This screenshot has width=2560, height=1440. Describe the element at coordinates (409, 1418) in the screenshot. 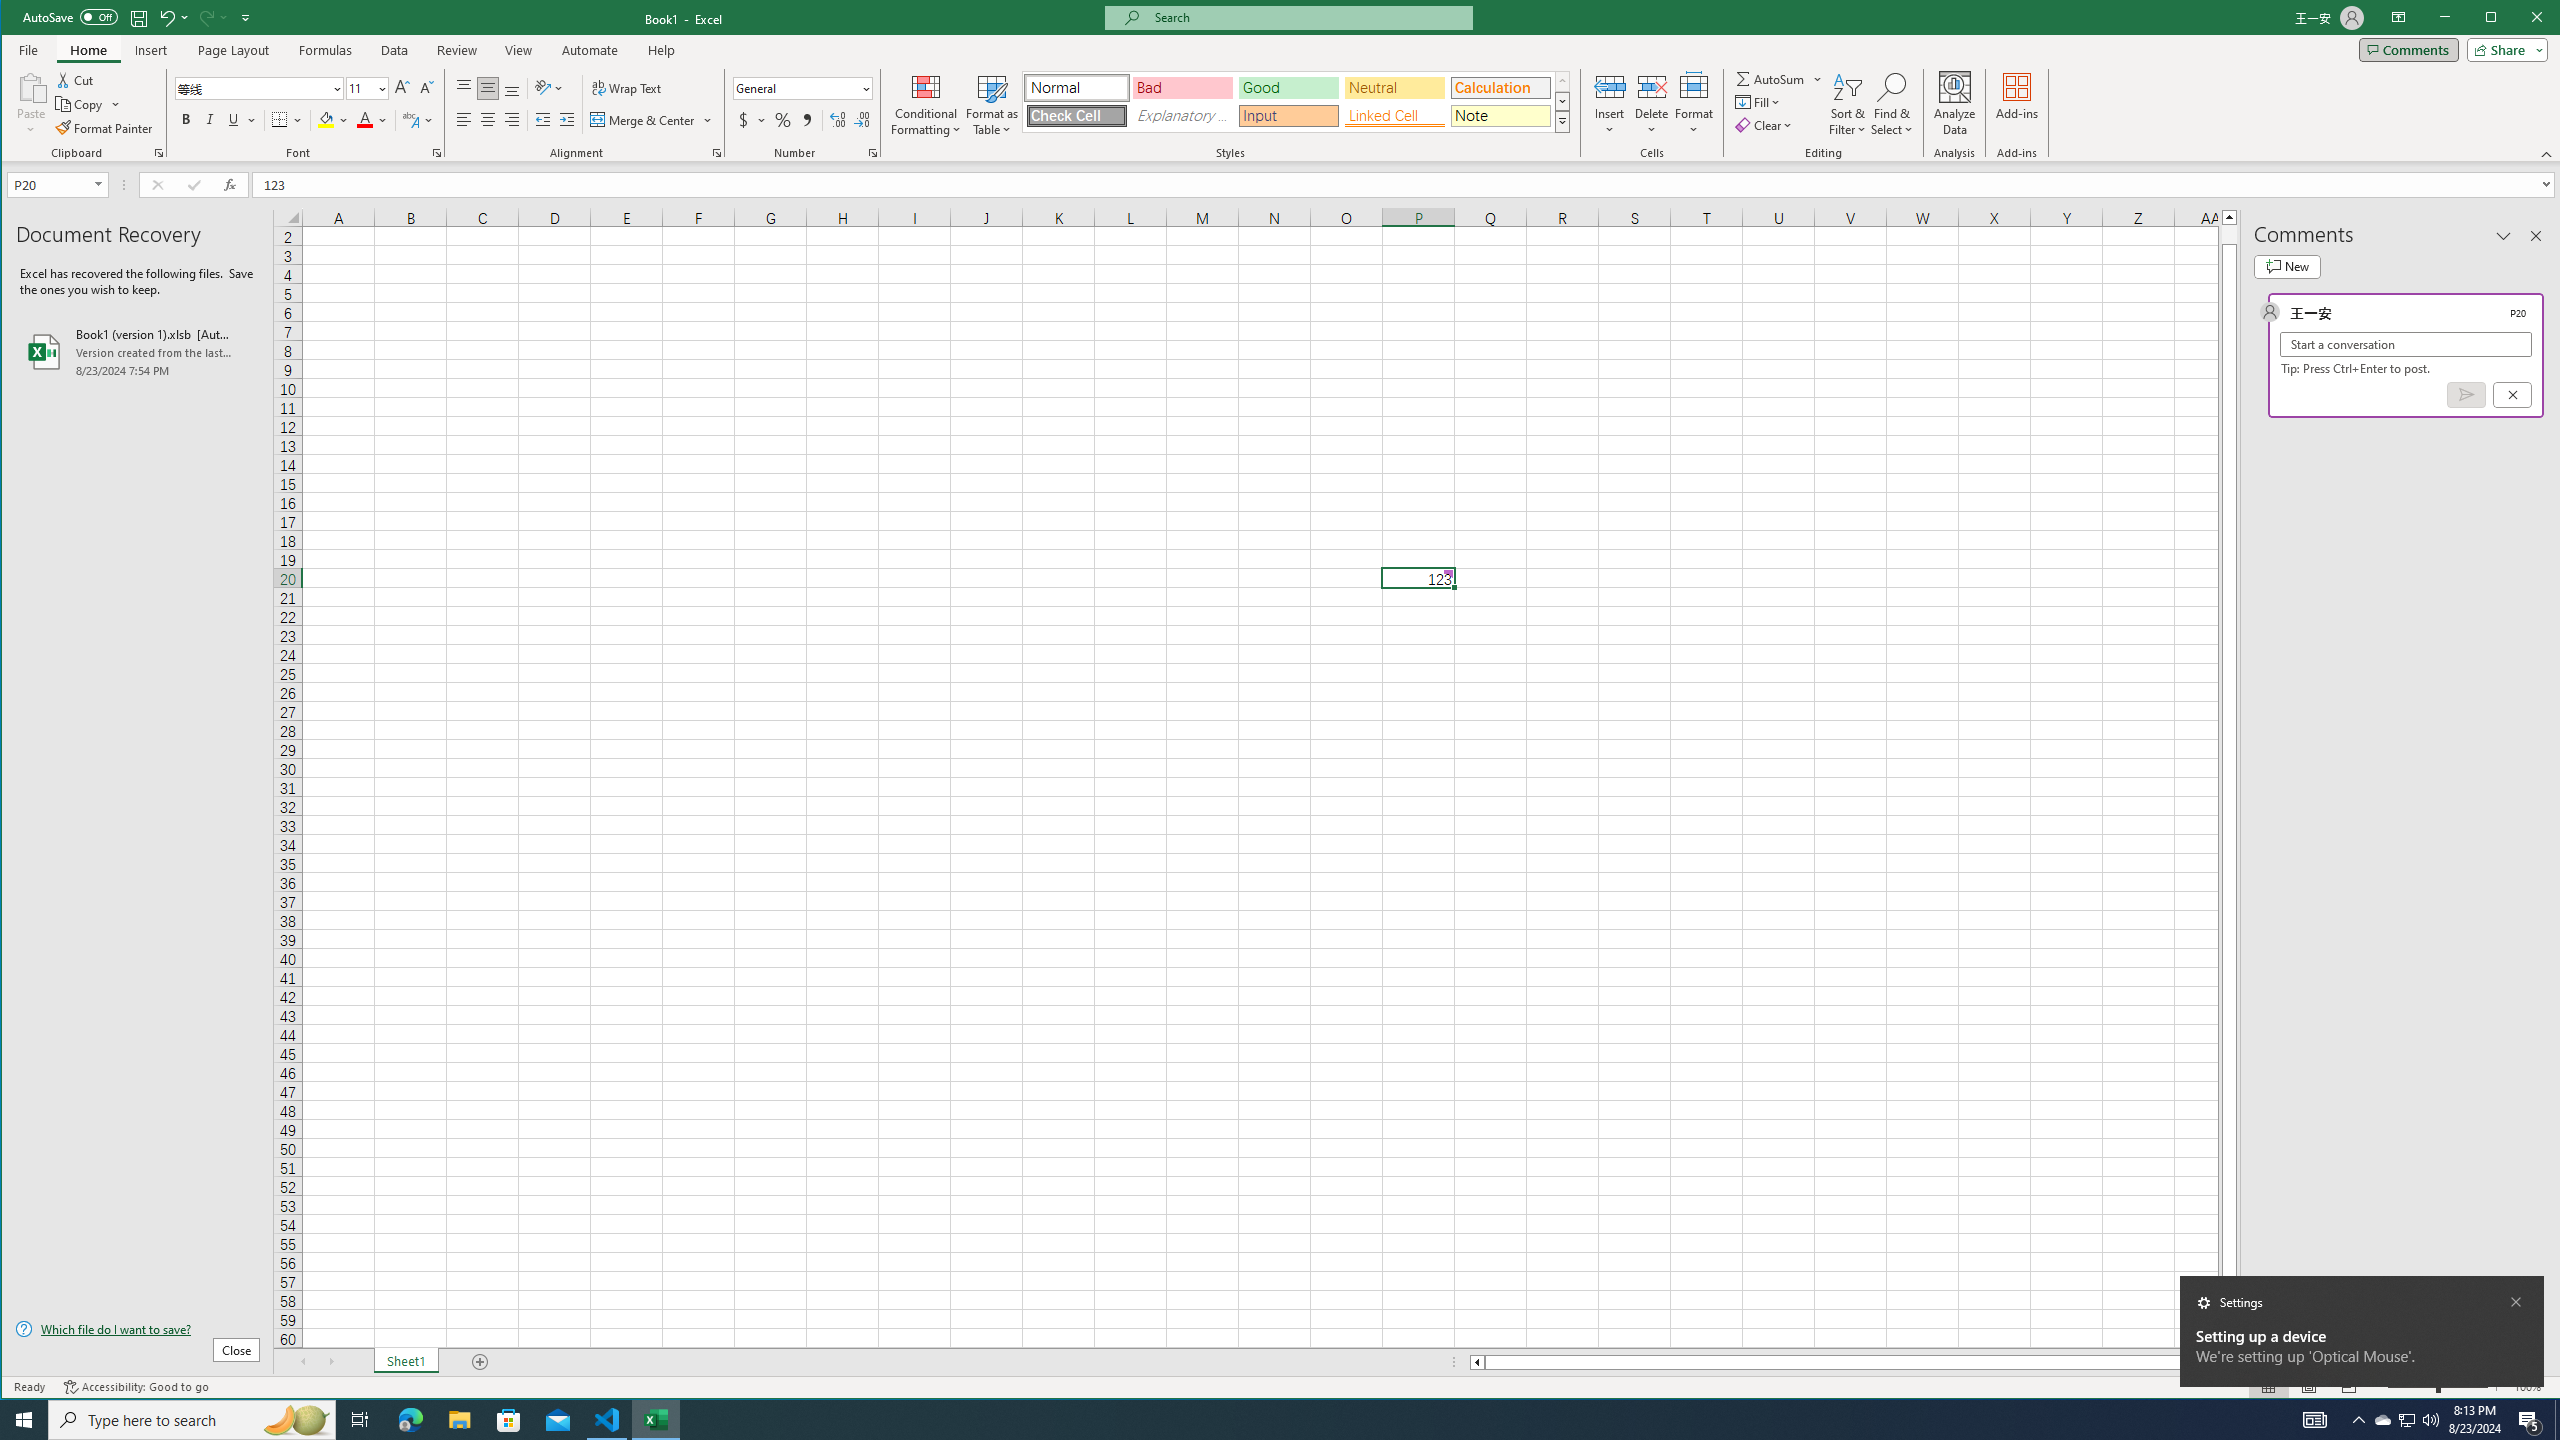

I see `'Microsoft Edge'` at that location.